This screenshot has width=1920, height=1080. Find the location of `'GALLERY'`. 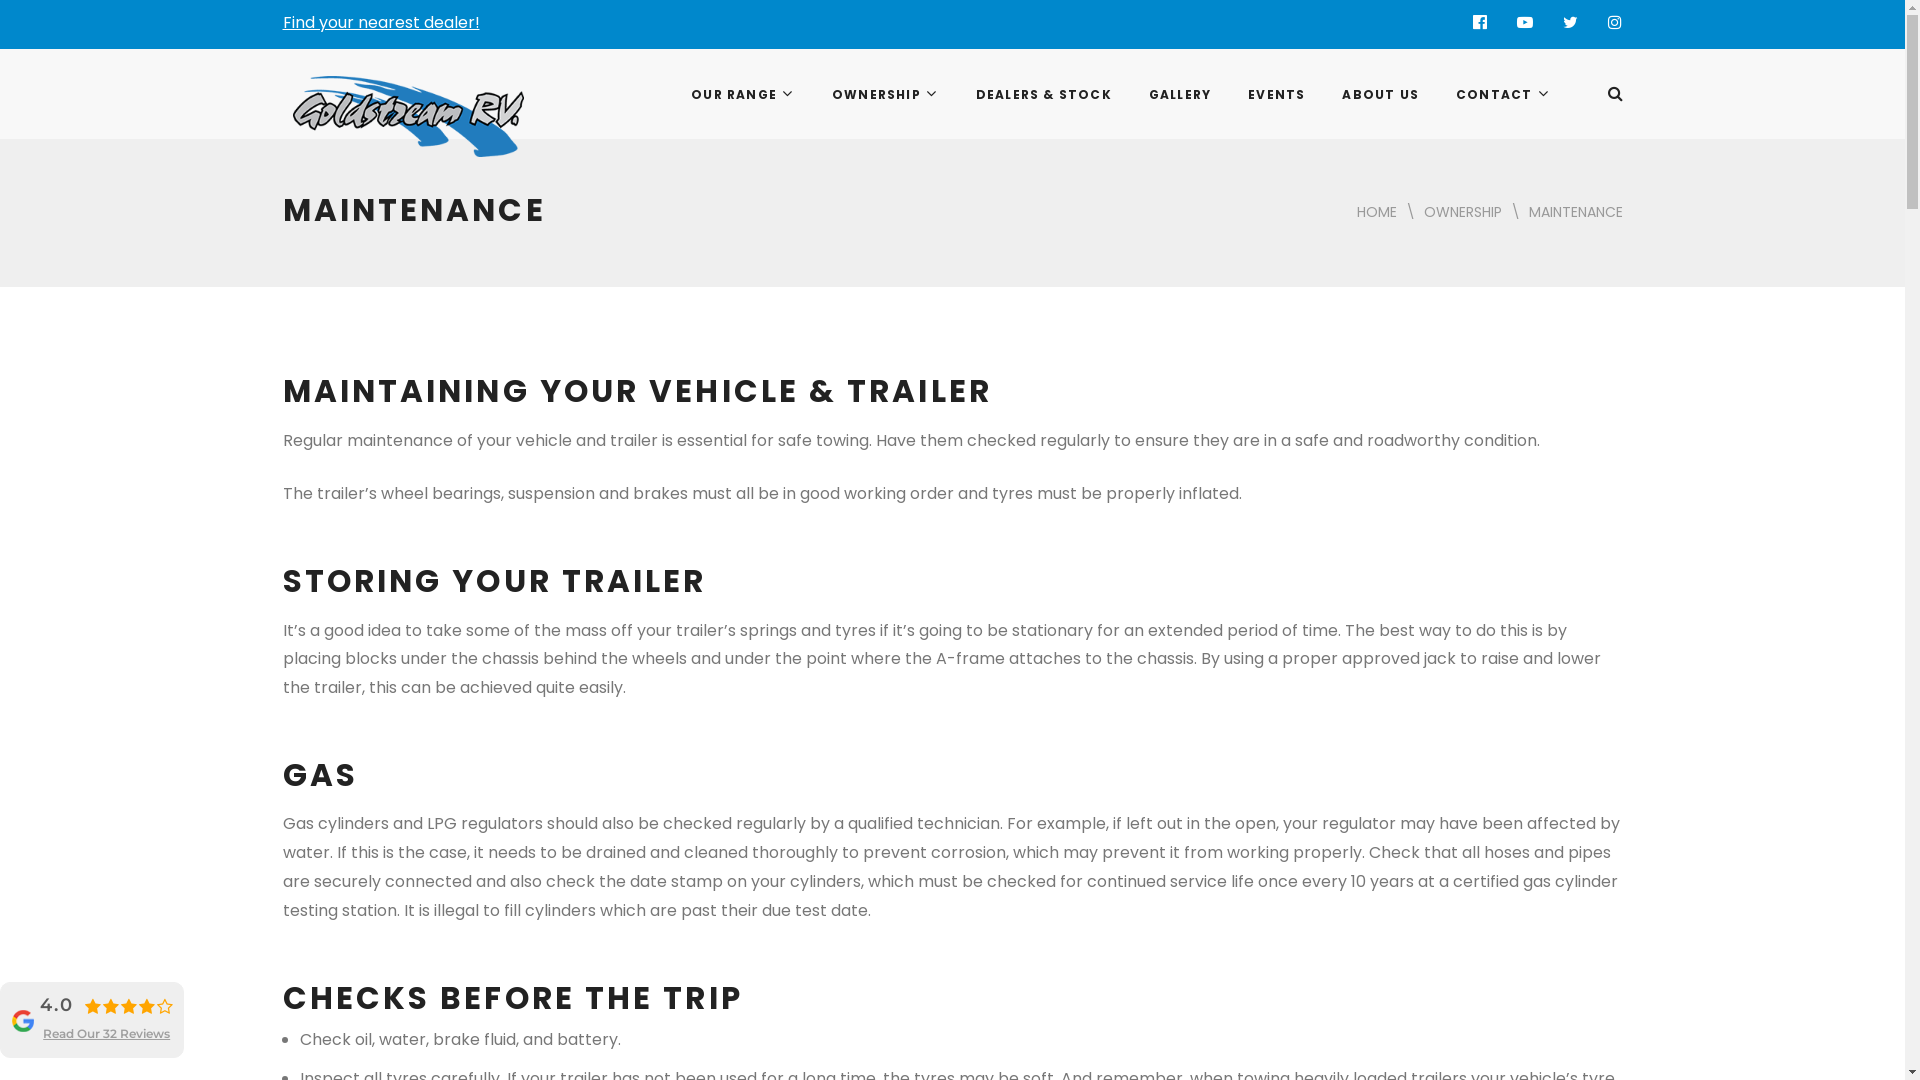

'GALLERY' is located at coordinates (1178, 94).